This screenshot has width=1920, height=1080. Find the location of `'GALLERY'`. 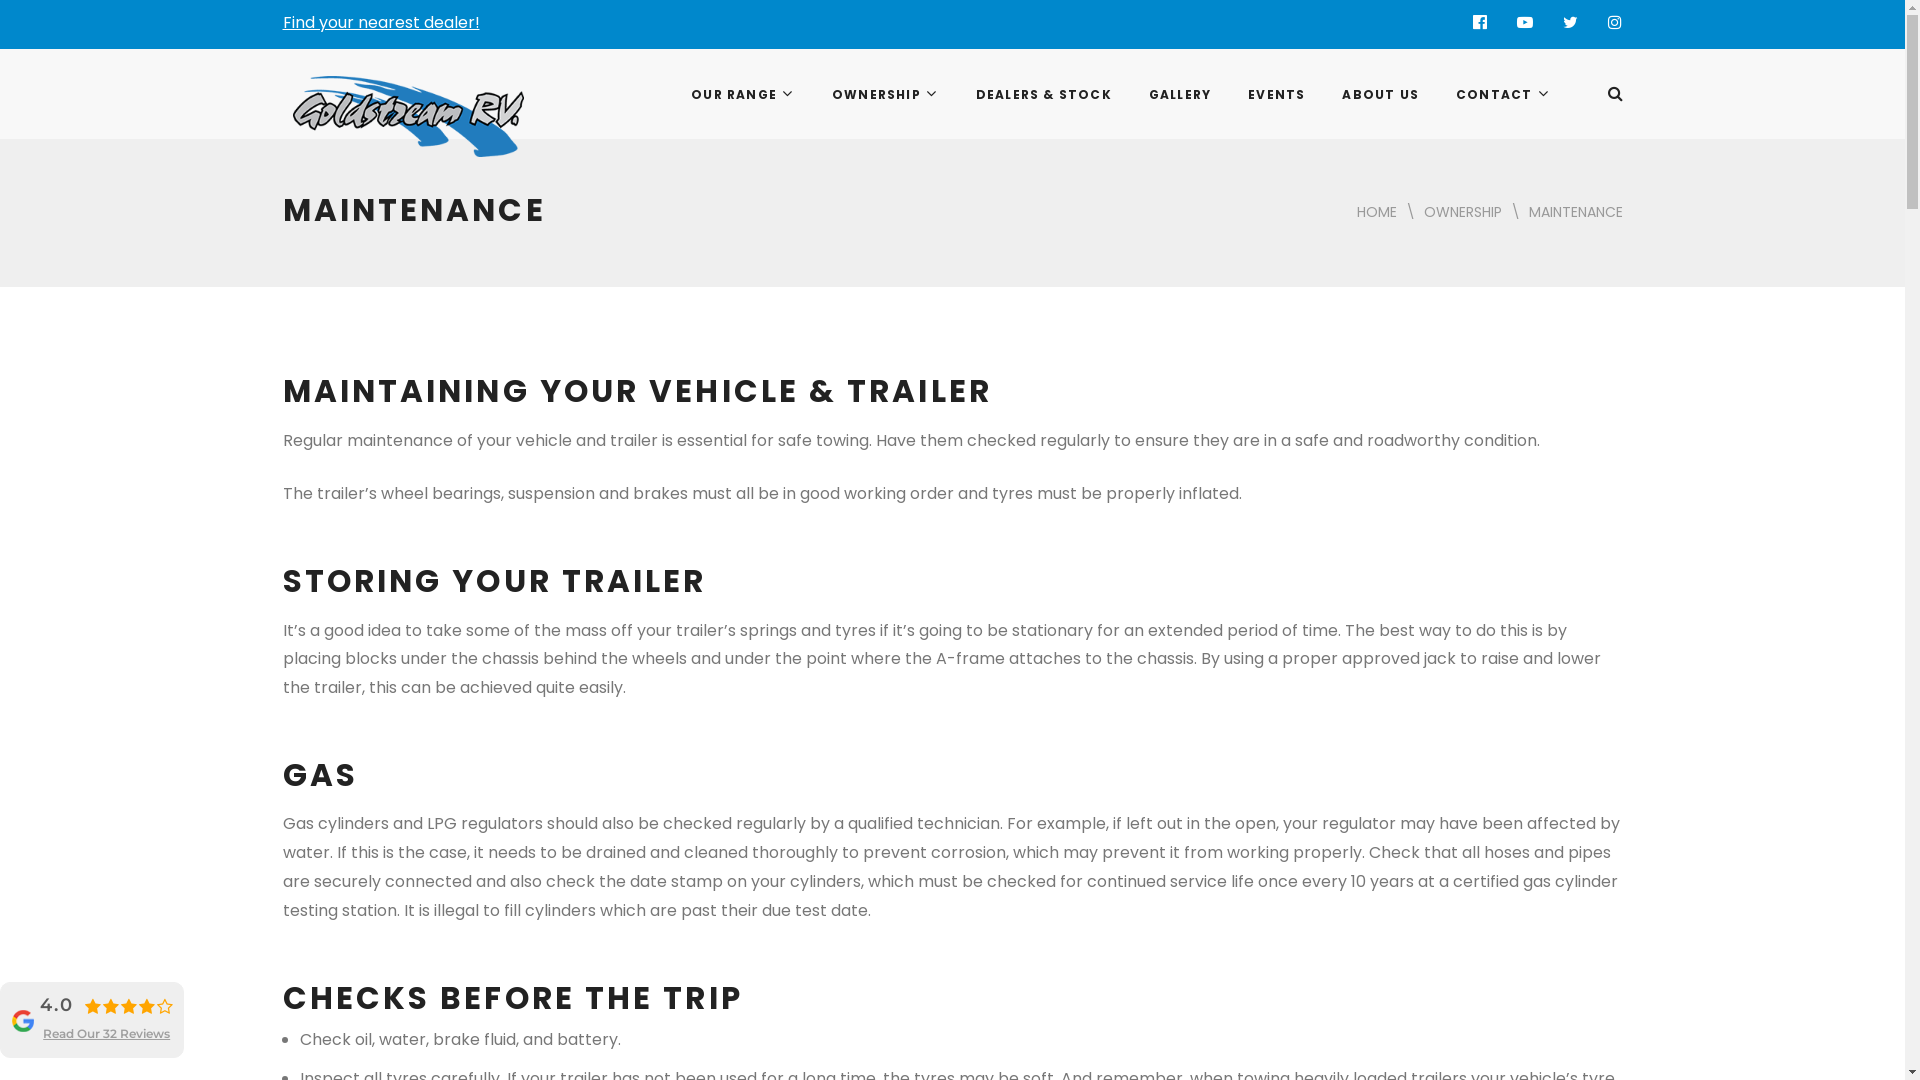

'GALLERY' is located at coordinates (1178, 94).